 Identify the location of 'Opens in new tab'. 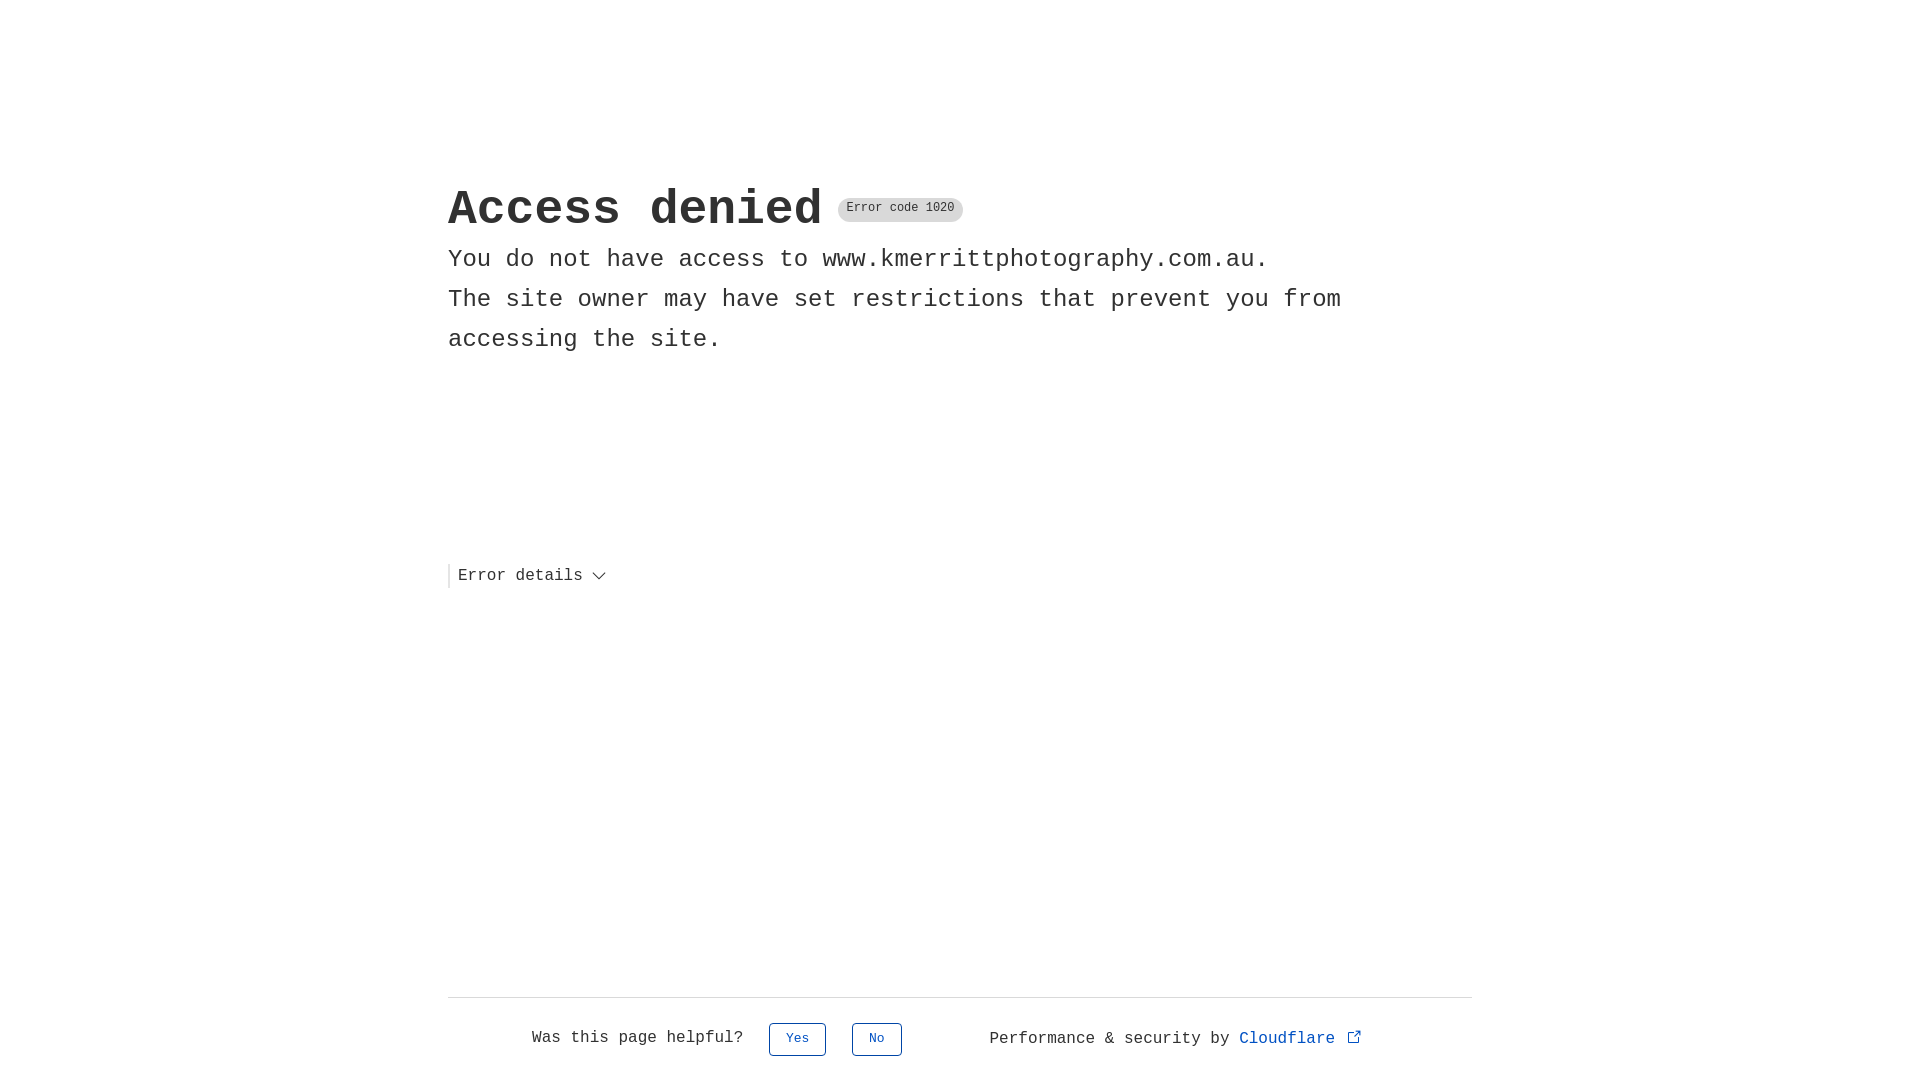
(1354, 1035).